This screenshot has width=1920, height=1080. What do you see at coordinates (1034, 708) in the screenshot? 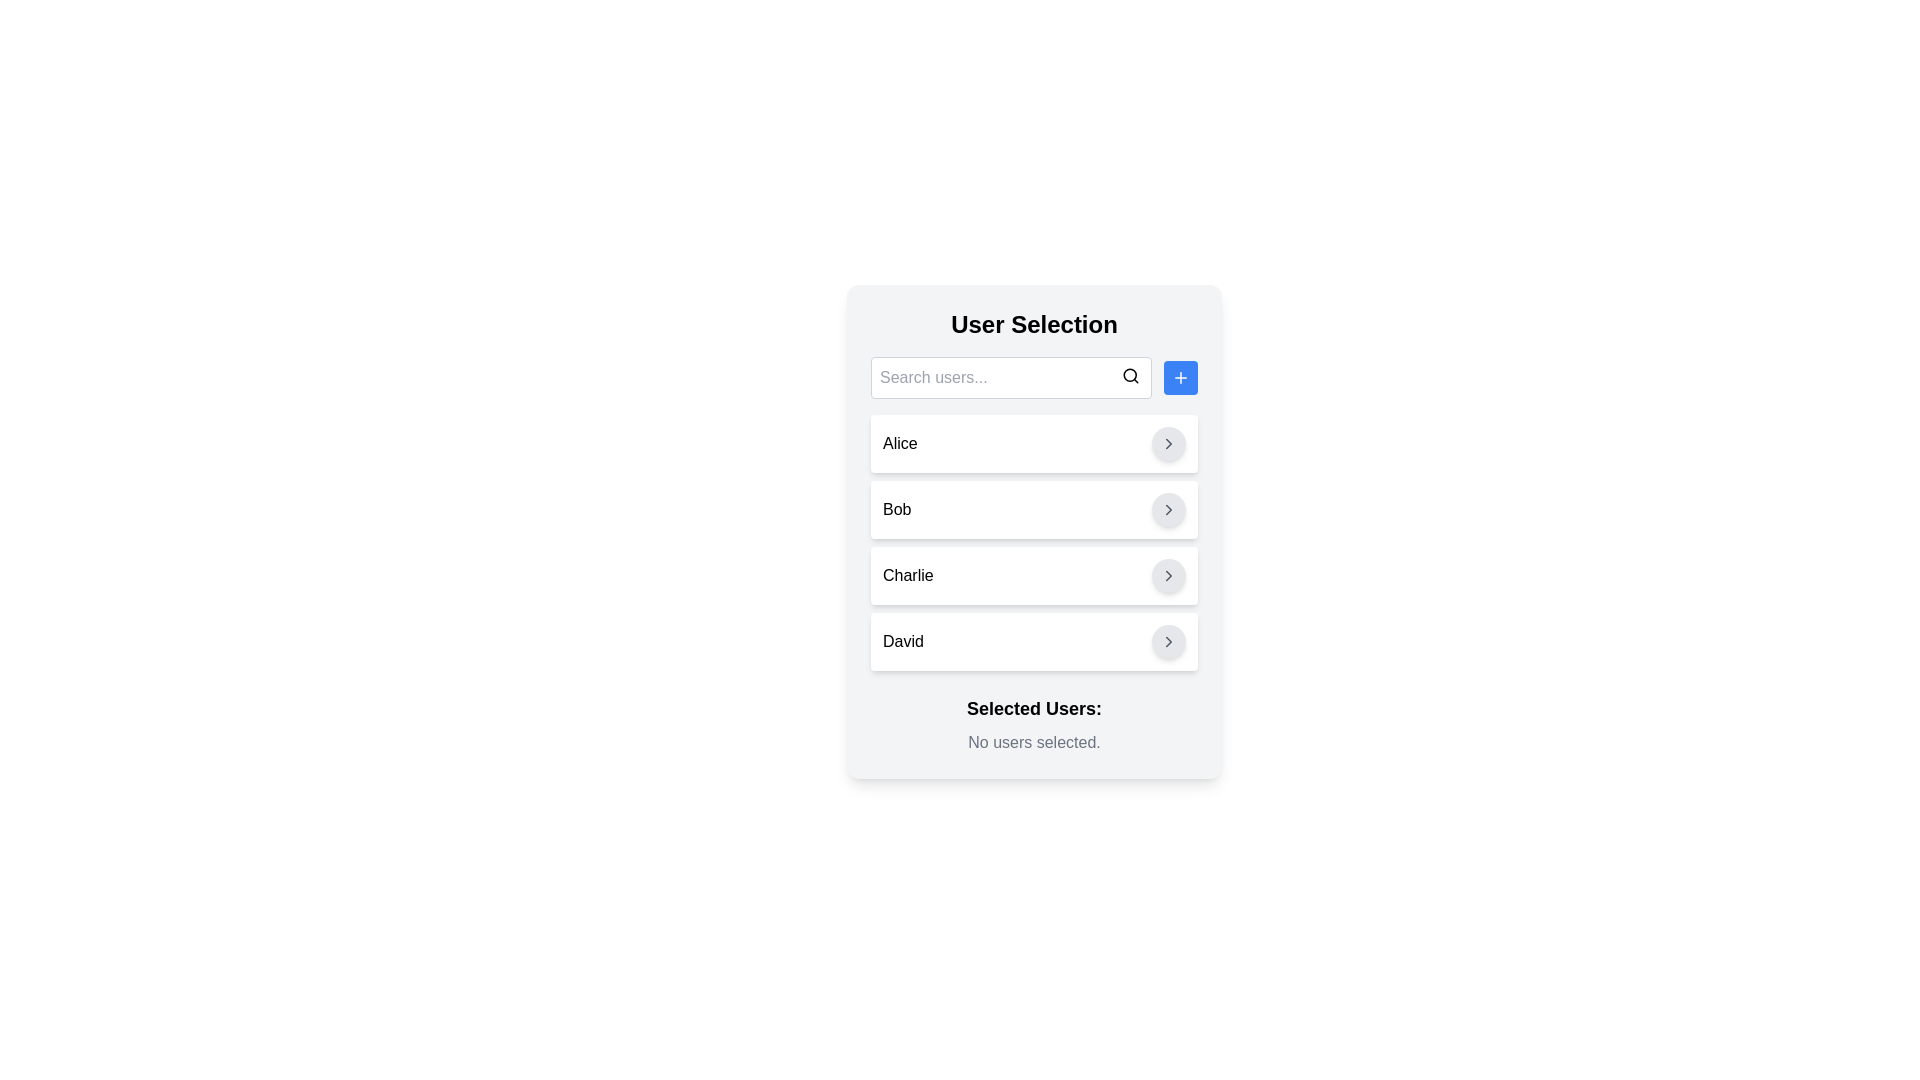
I see `the static text label or heading that reads 'Selected Users:', which is styled distinctly as a heading and positioned above the text 'No users selected.'` at bounding box center [1034, 708].